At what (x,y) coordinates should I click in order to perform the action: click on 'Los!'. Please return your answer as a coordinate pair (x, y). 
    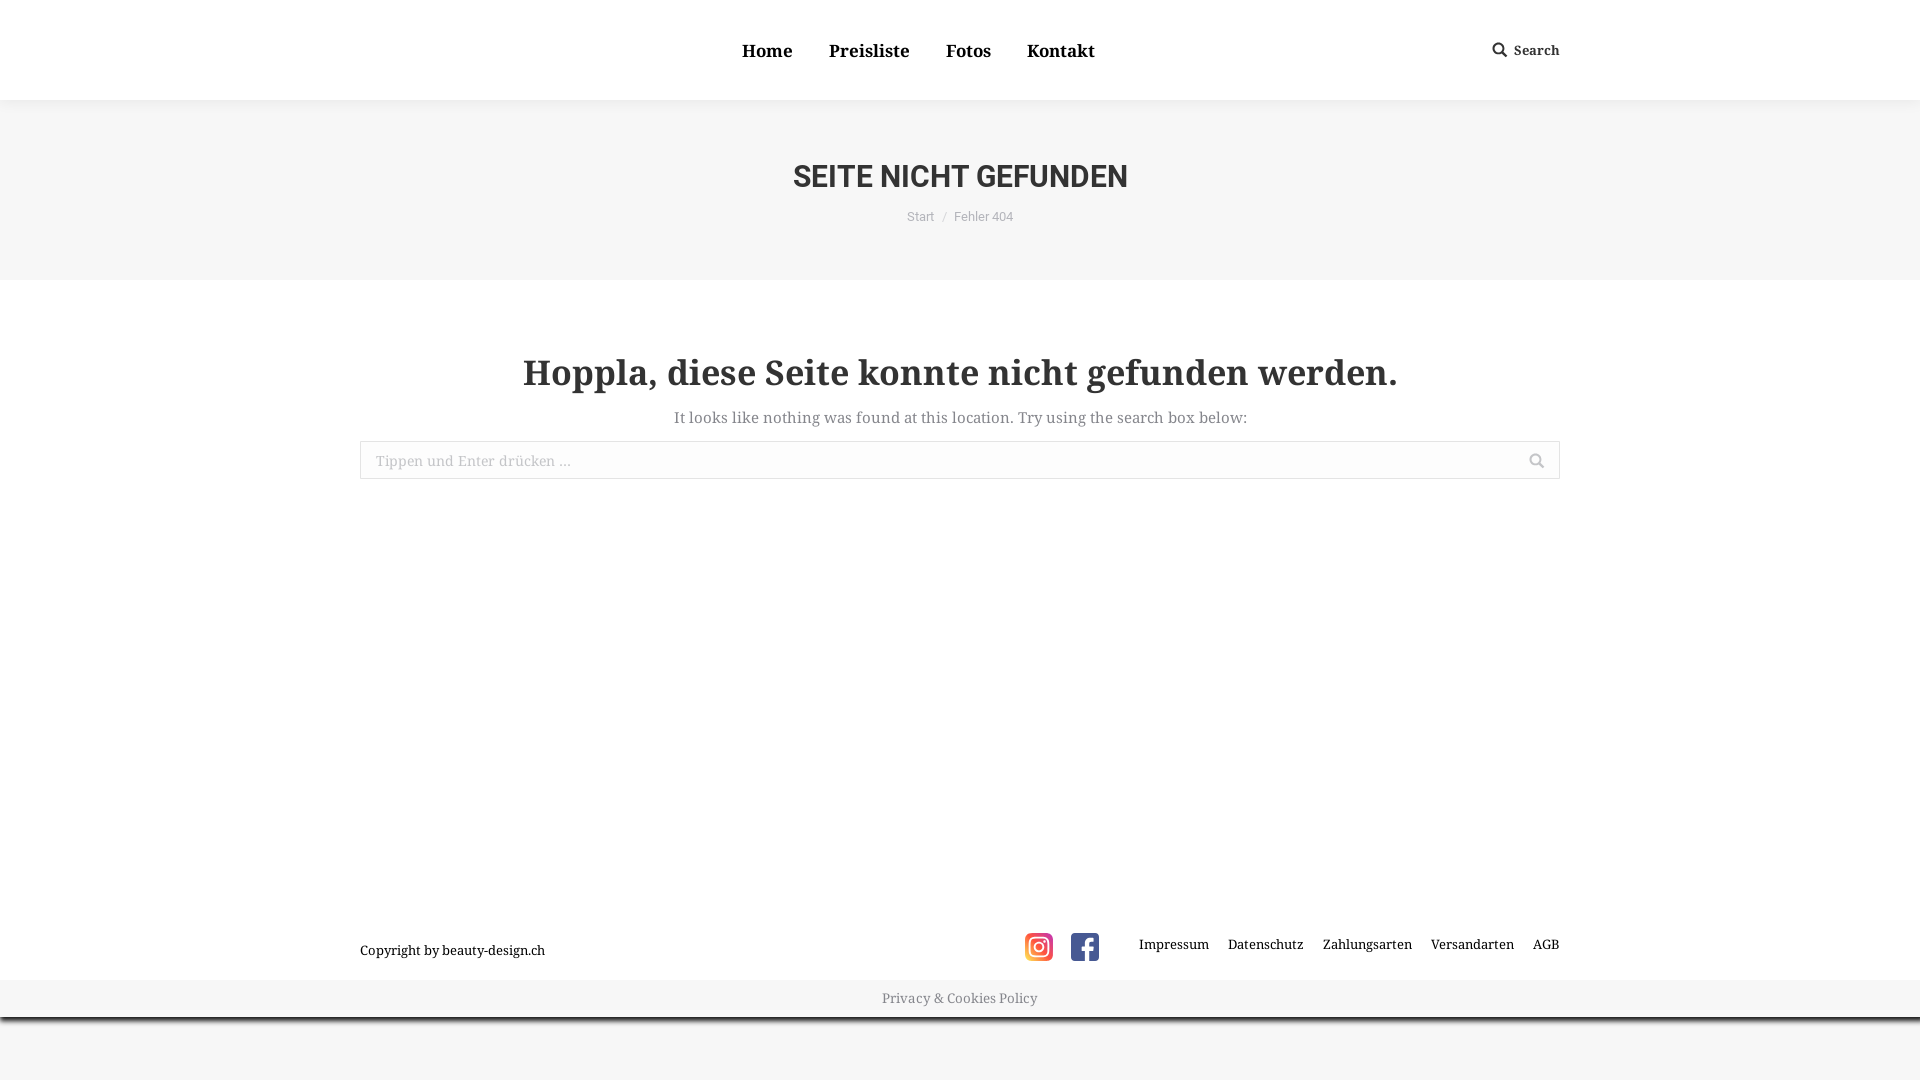
    Looking at the image, I should click on (31, 19).